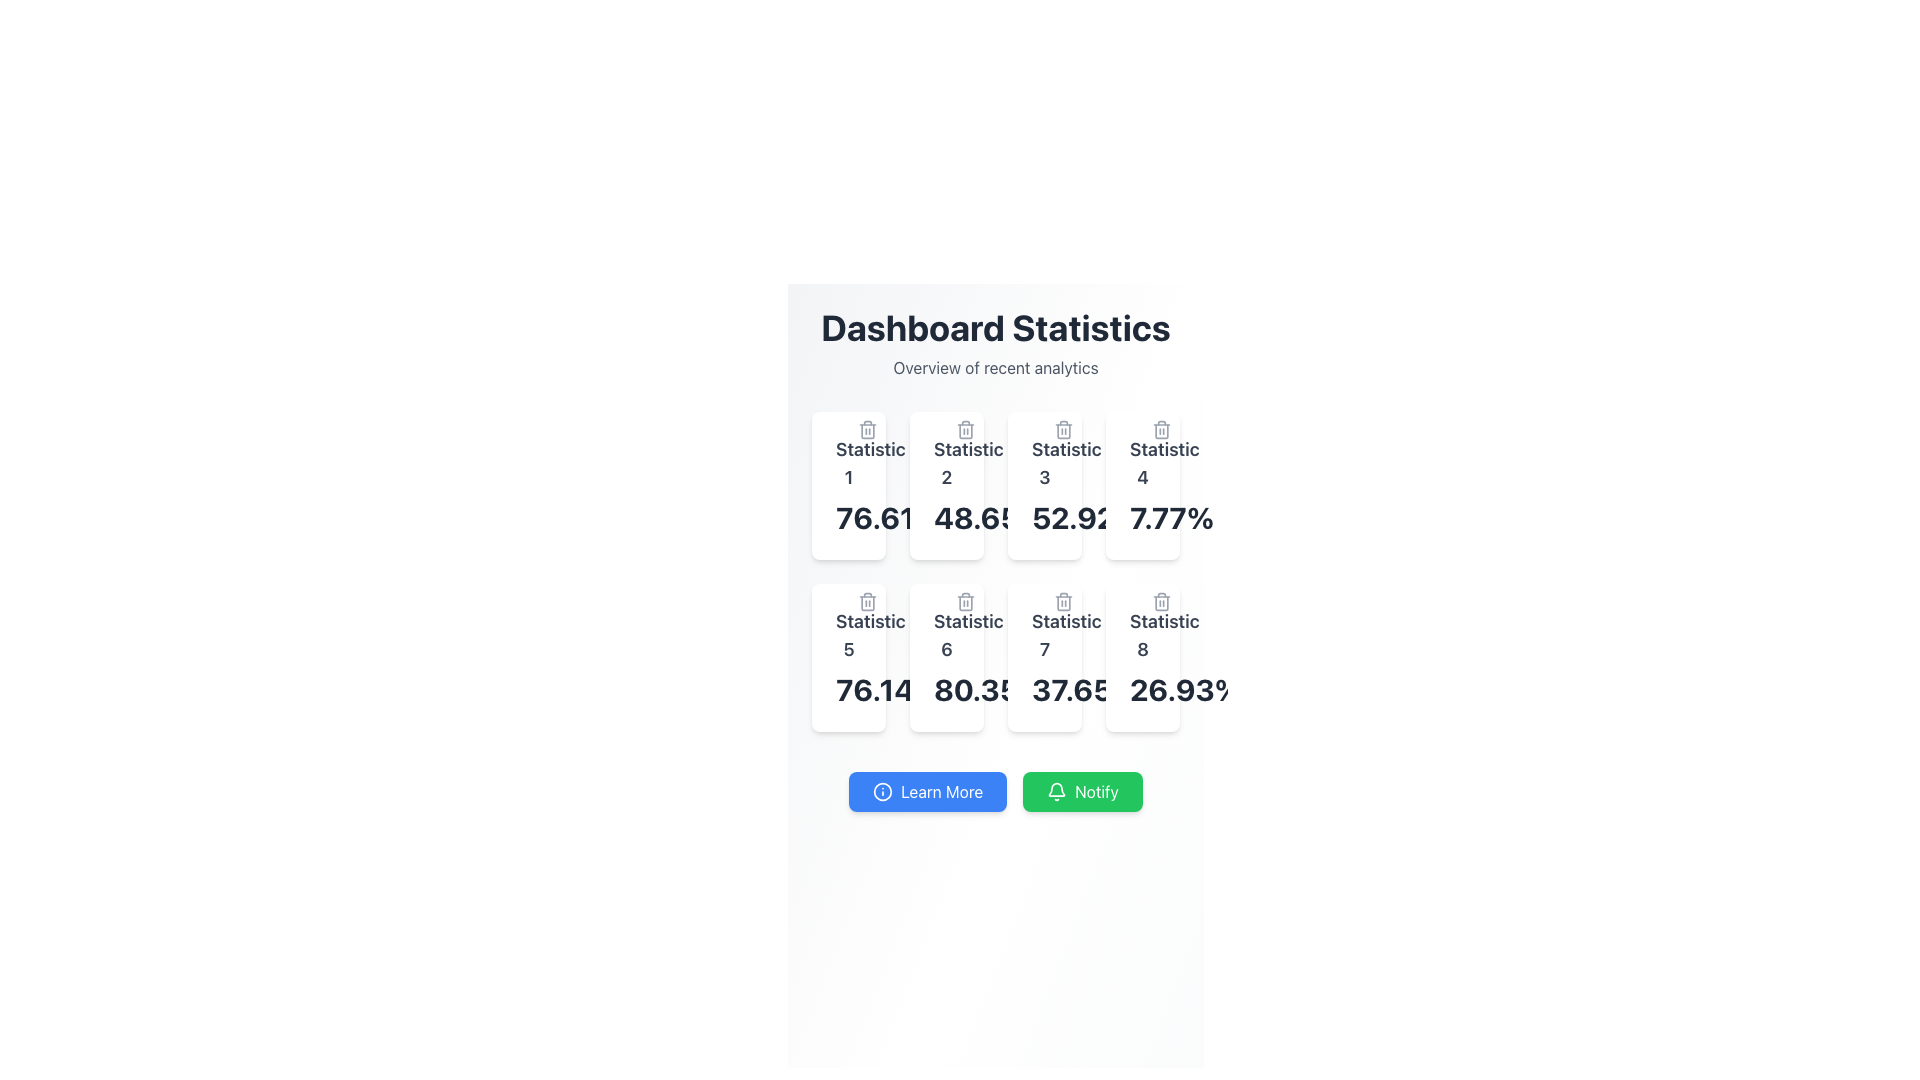 The height and width of the screenshot is (1080, 1920). Describe the element at coordinates (1044, 463) in the screenshot. I see `the text element displaying 'Statistic 3' which is in bold and slightly larger font, located in the top-middle section of the grid layout under 'Dashboard Statistics'` at that location.